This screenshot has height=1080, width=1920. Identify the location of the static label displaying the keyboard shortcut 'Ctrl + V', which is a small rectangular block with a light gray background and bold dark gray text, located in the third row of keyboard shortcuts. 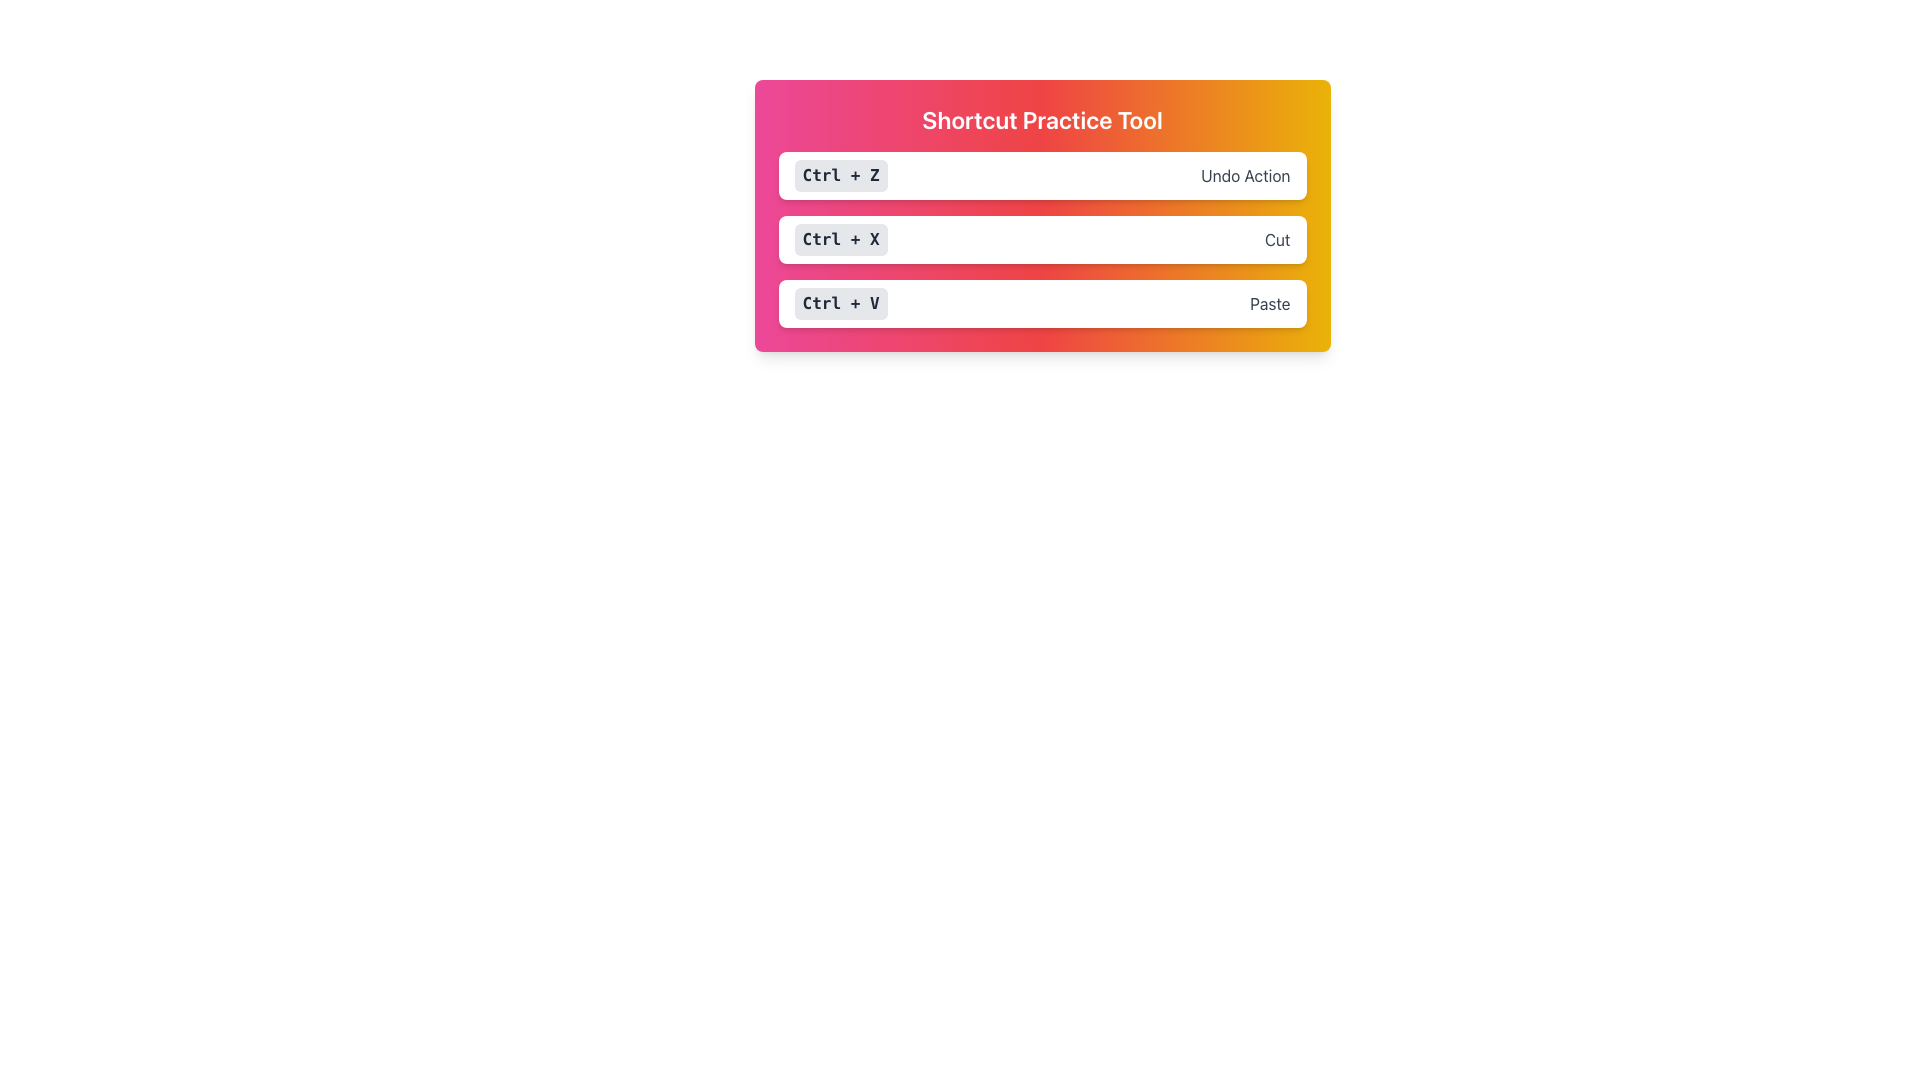
(840, 304).